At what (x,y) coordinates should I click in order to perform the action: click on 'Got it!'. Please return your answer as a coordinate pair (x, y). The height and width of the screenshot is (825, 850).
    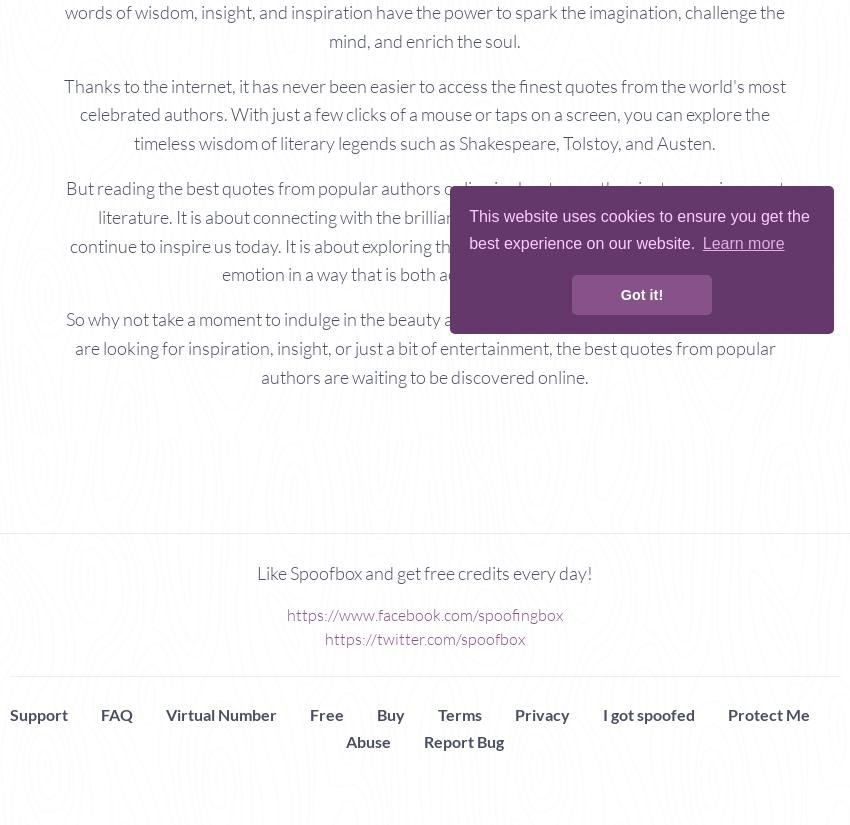
    Looking at the image, I should click on (641, 295).